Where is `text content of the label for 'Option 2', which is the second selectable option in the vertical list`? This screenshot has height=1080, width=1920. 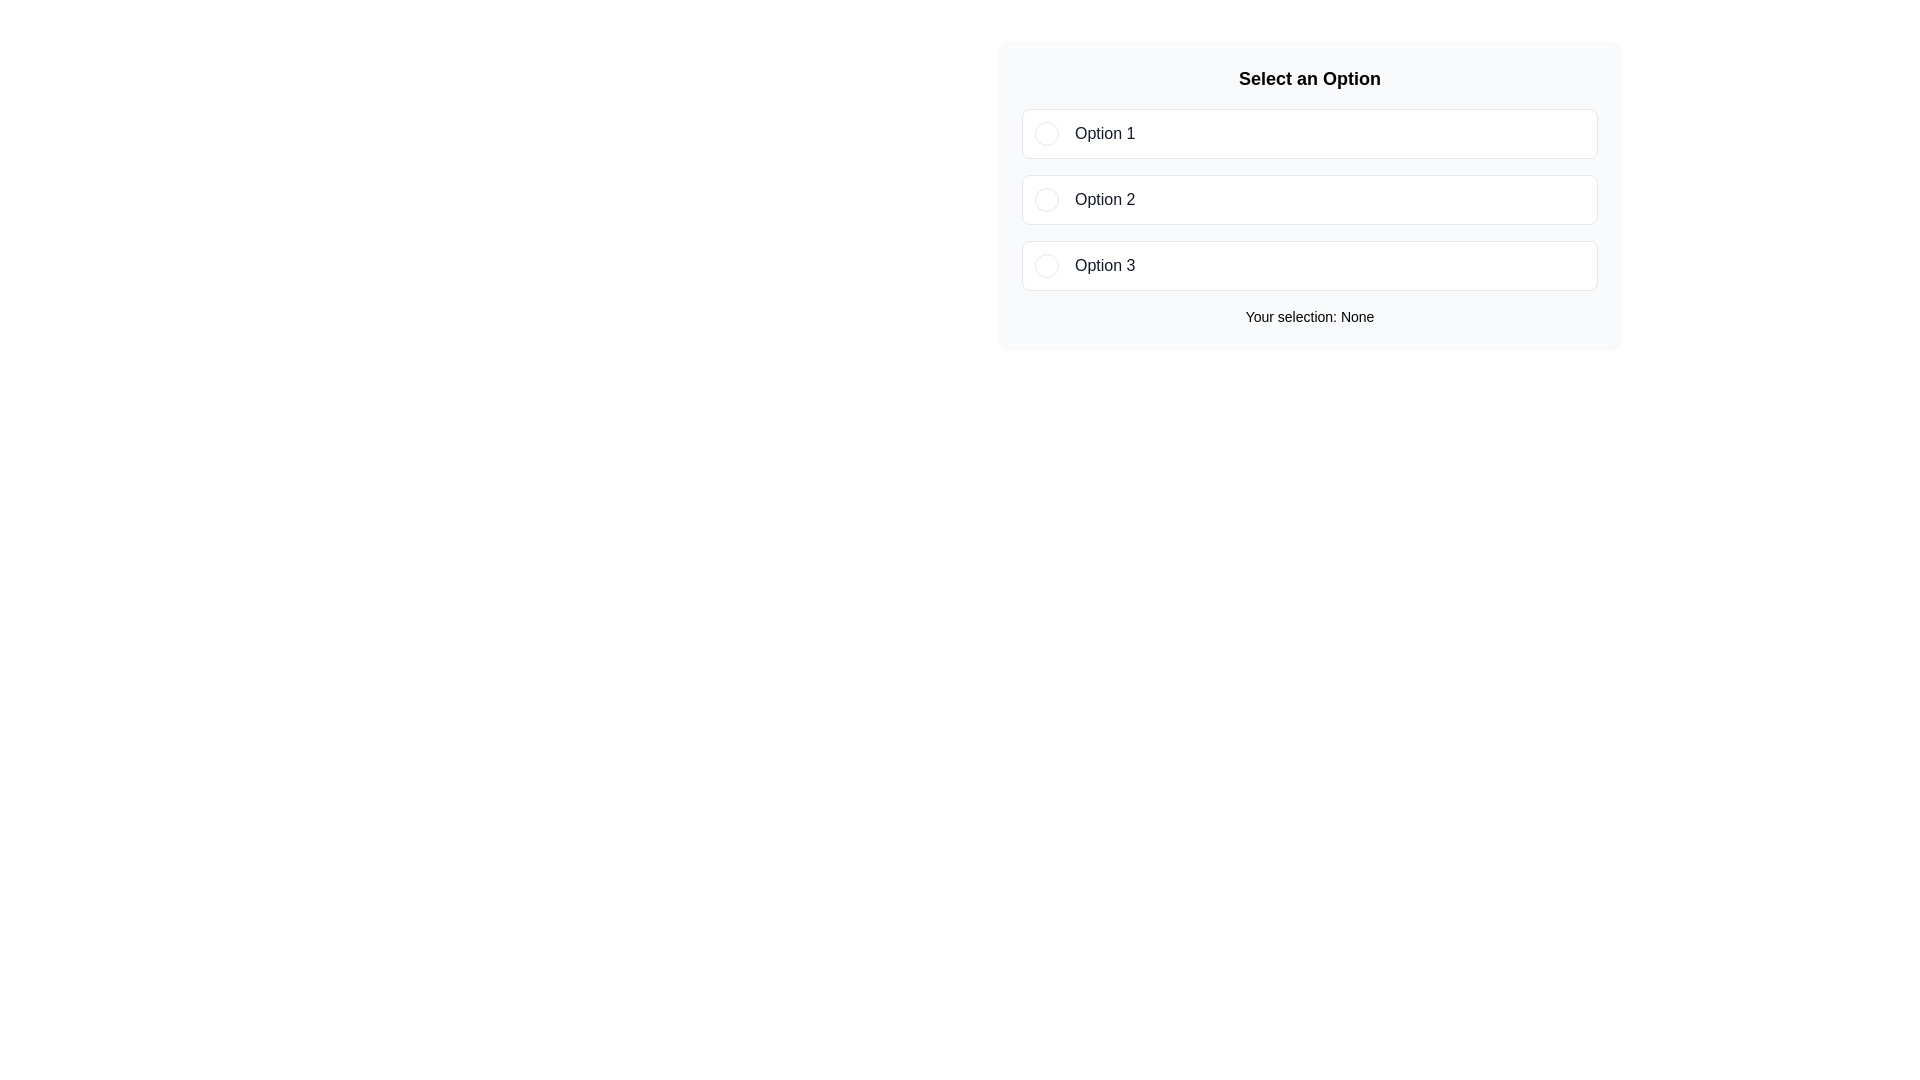 text content of the label for 'Option 2', which is the second selectable option in the vertical list is located at coordinates (1104, 200).